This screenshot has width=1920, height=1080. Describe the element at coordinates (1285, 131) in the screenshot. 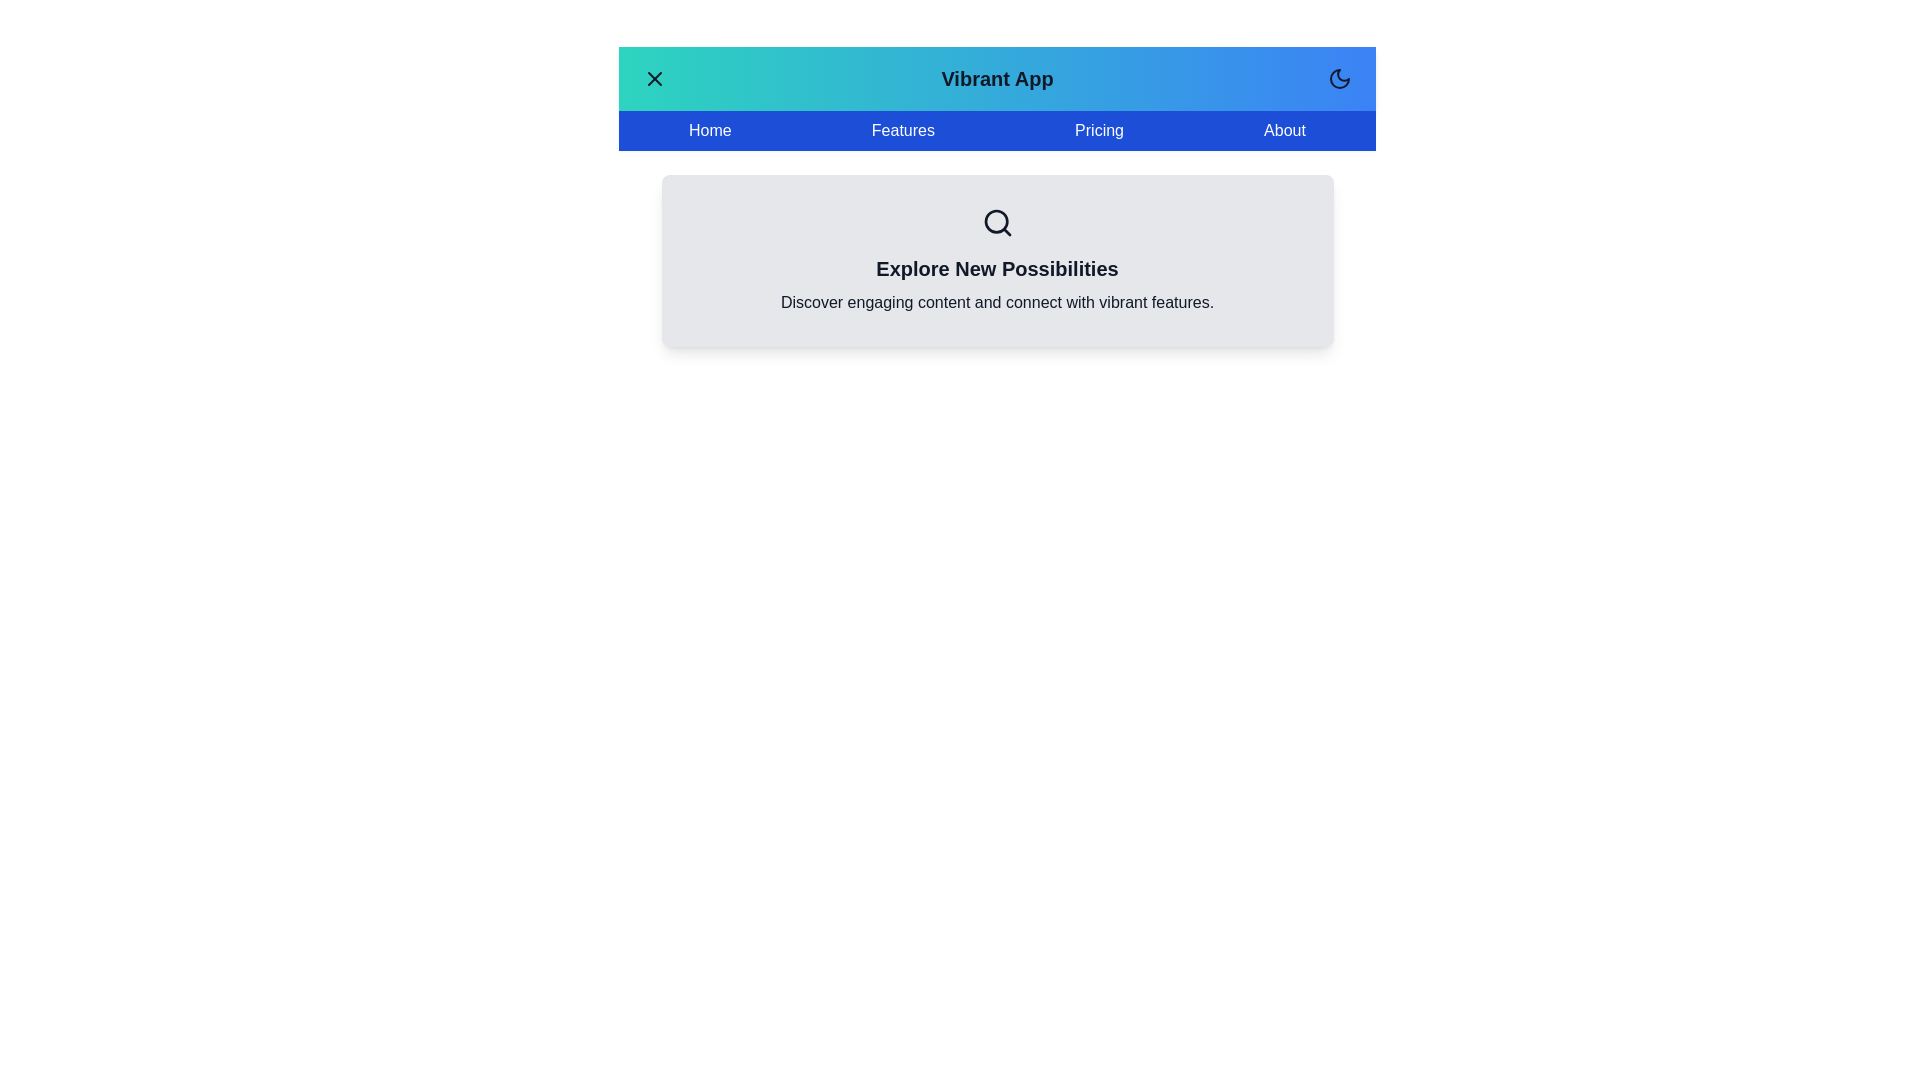

I see `the menu item About to navigate` at that location.